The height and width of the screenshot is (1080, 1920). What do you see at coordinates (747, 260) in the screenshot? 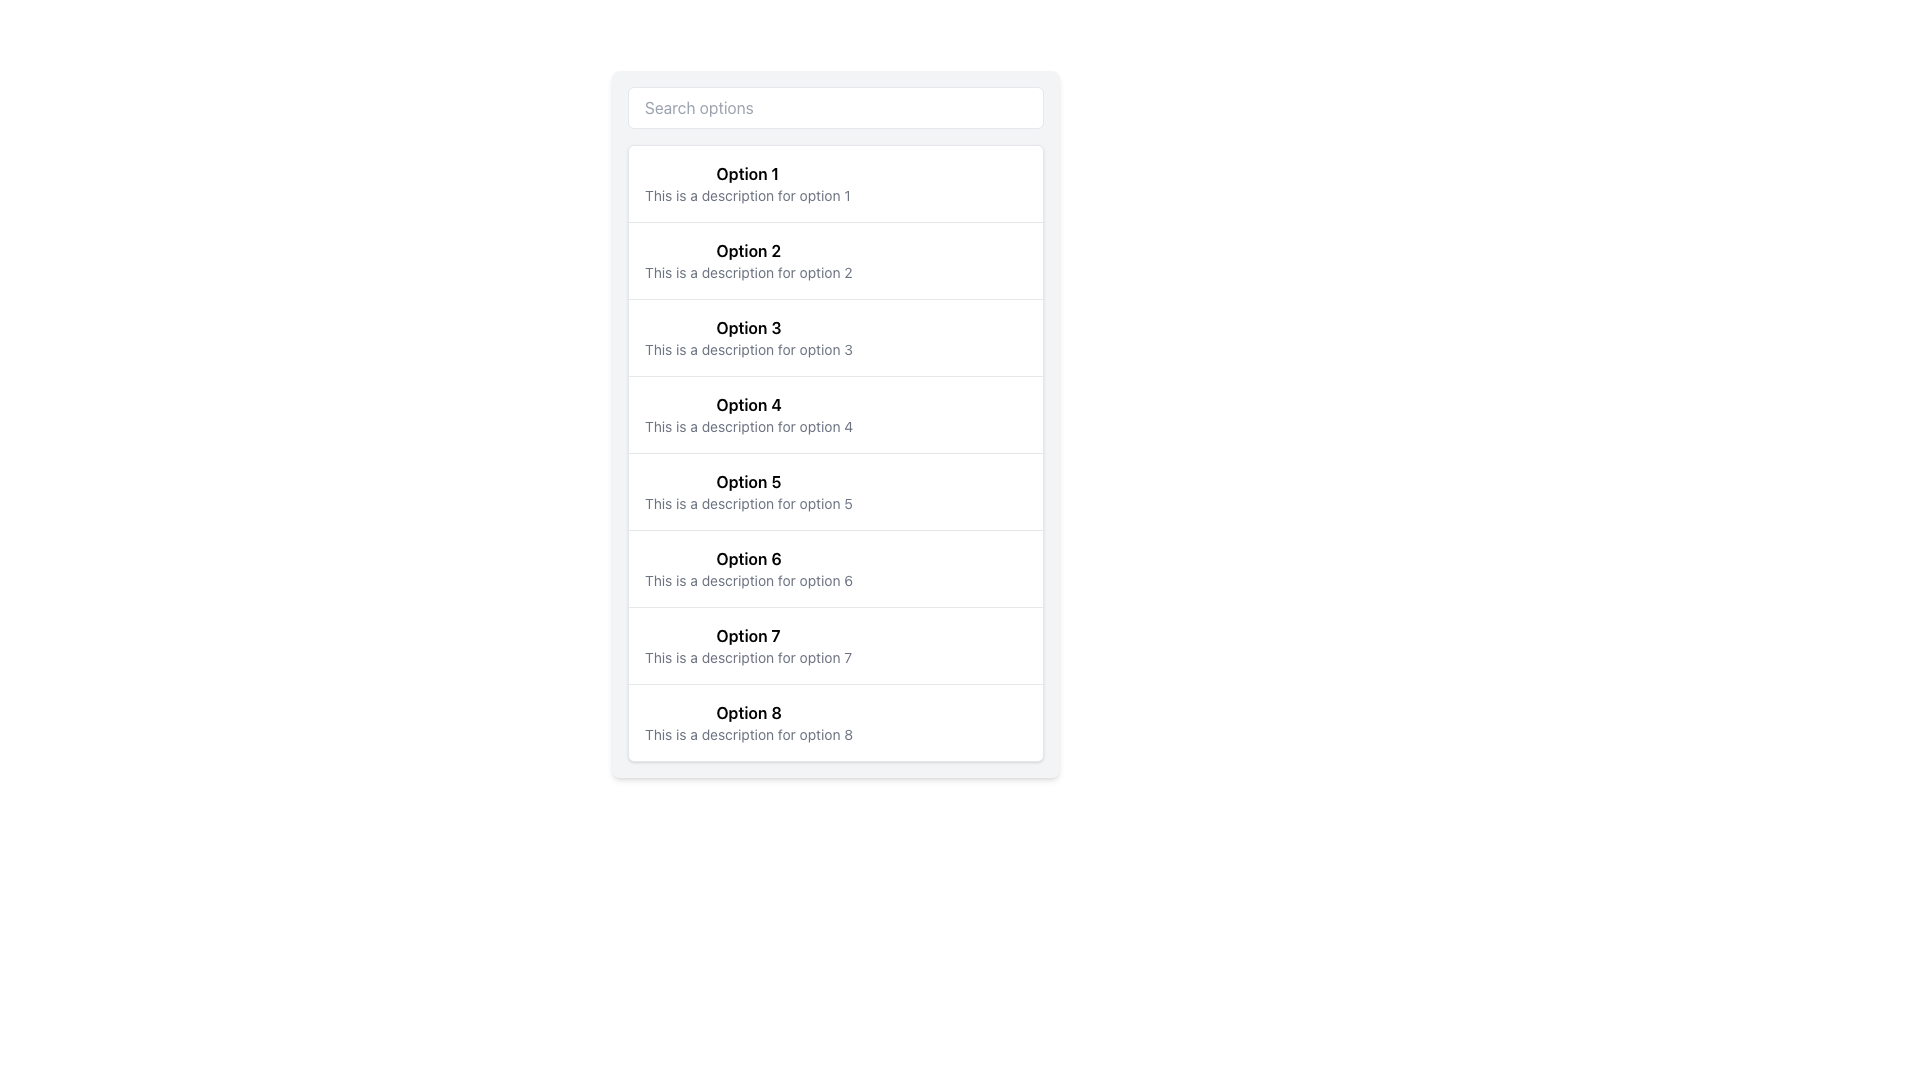
I see `the second list item option which presents the title and description, located between 'Option 1' and 'Option 3'` at bounding box center [747, 260].